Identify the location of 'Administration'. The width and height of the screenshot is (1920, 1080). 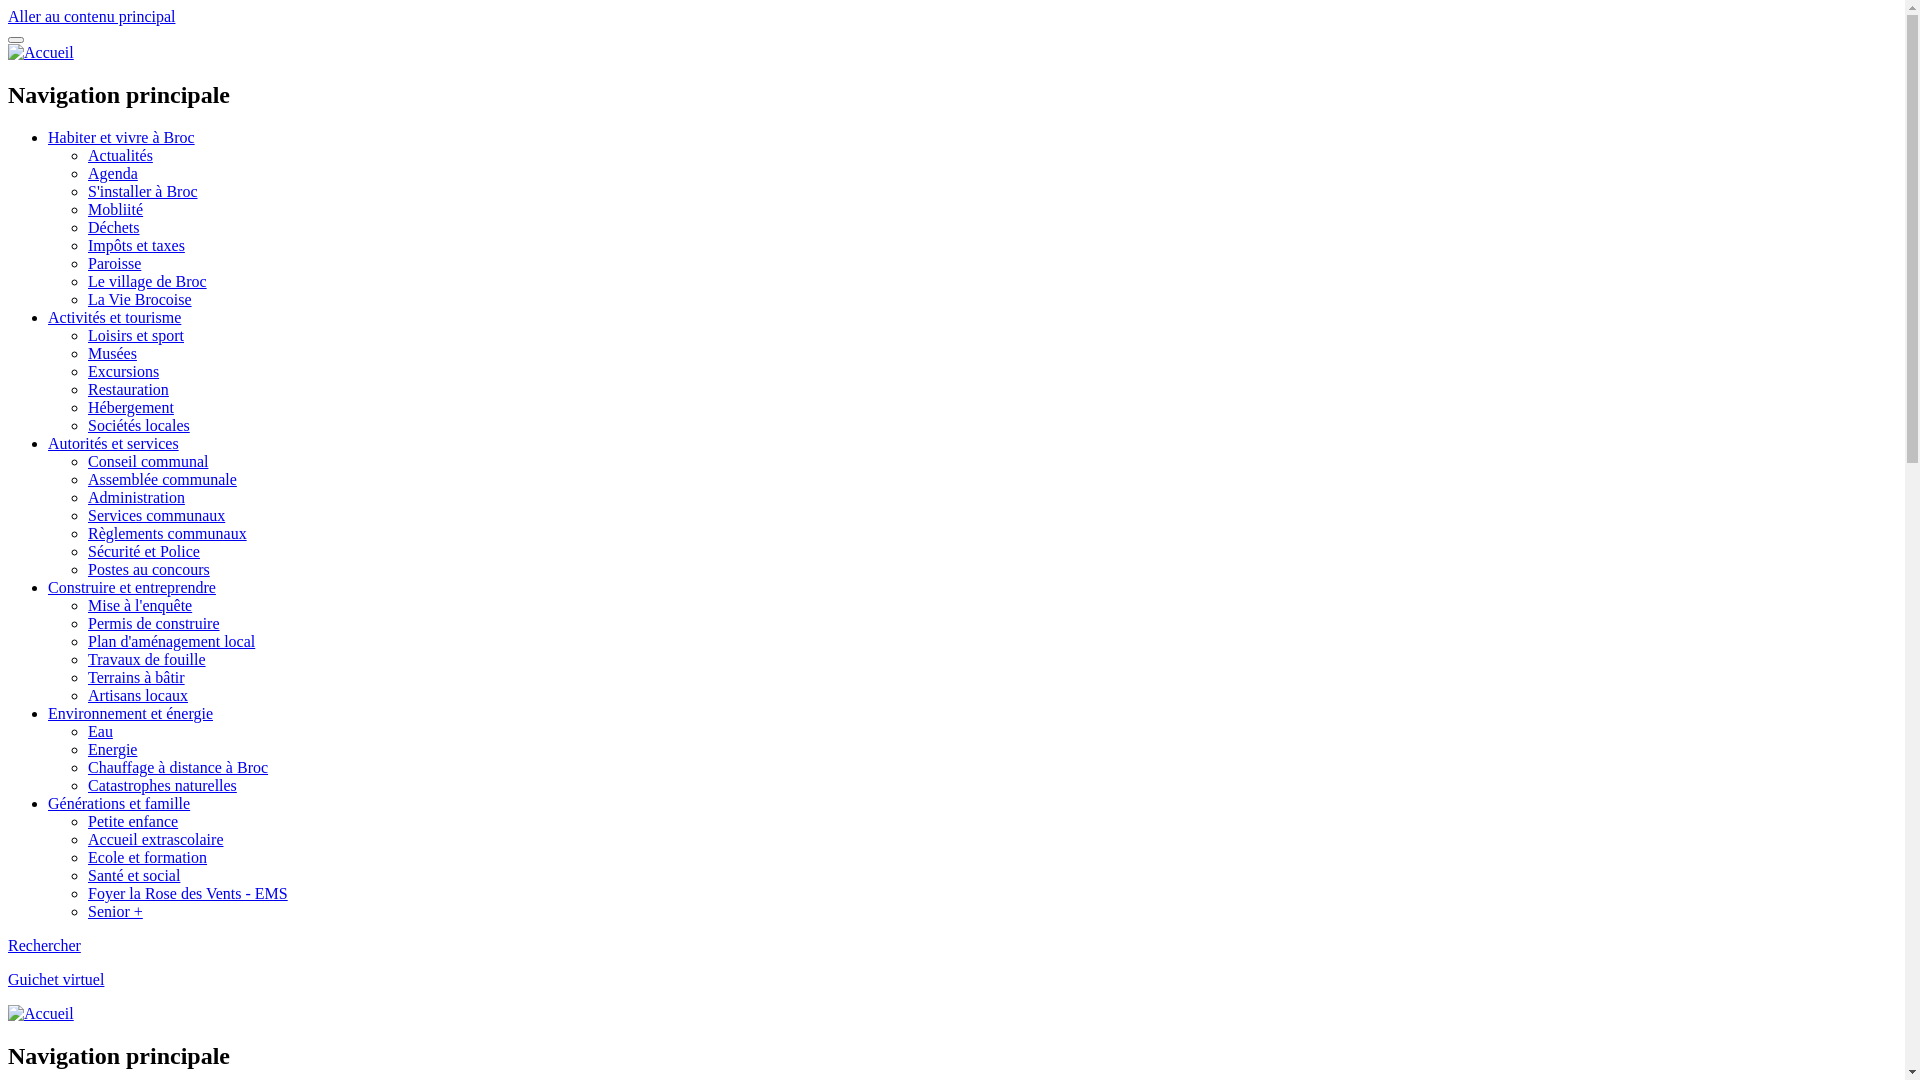
(135, 496).